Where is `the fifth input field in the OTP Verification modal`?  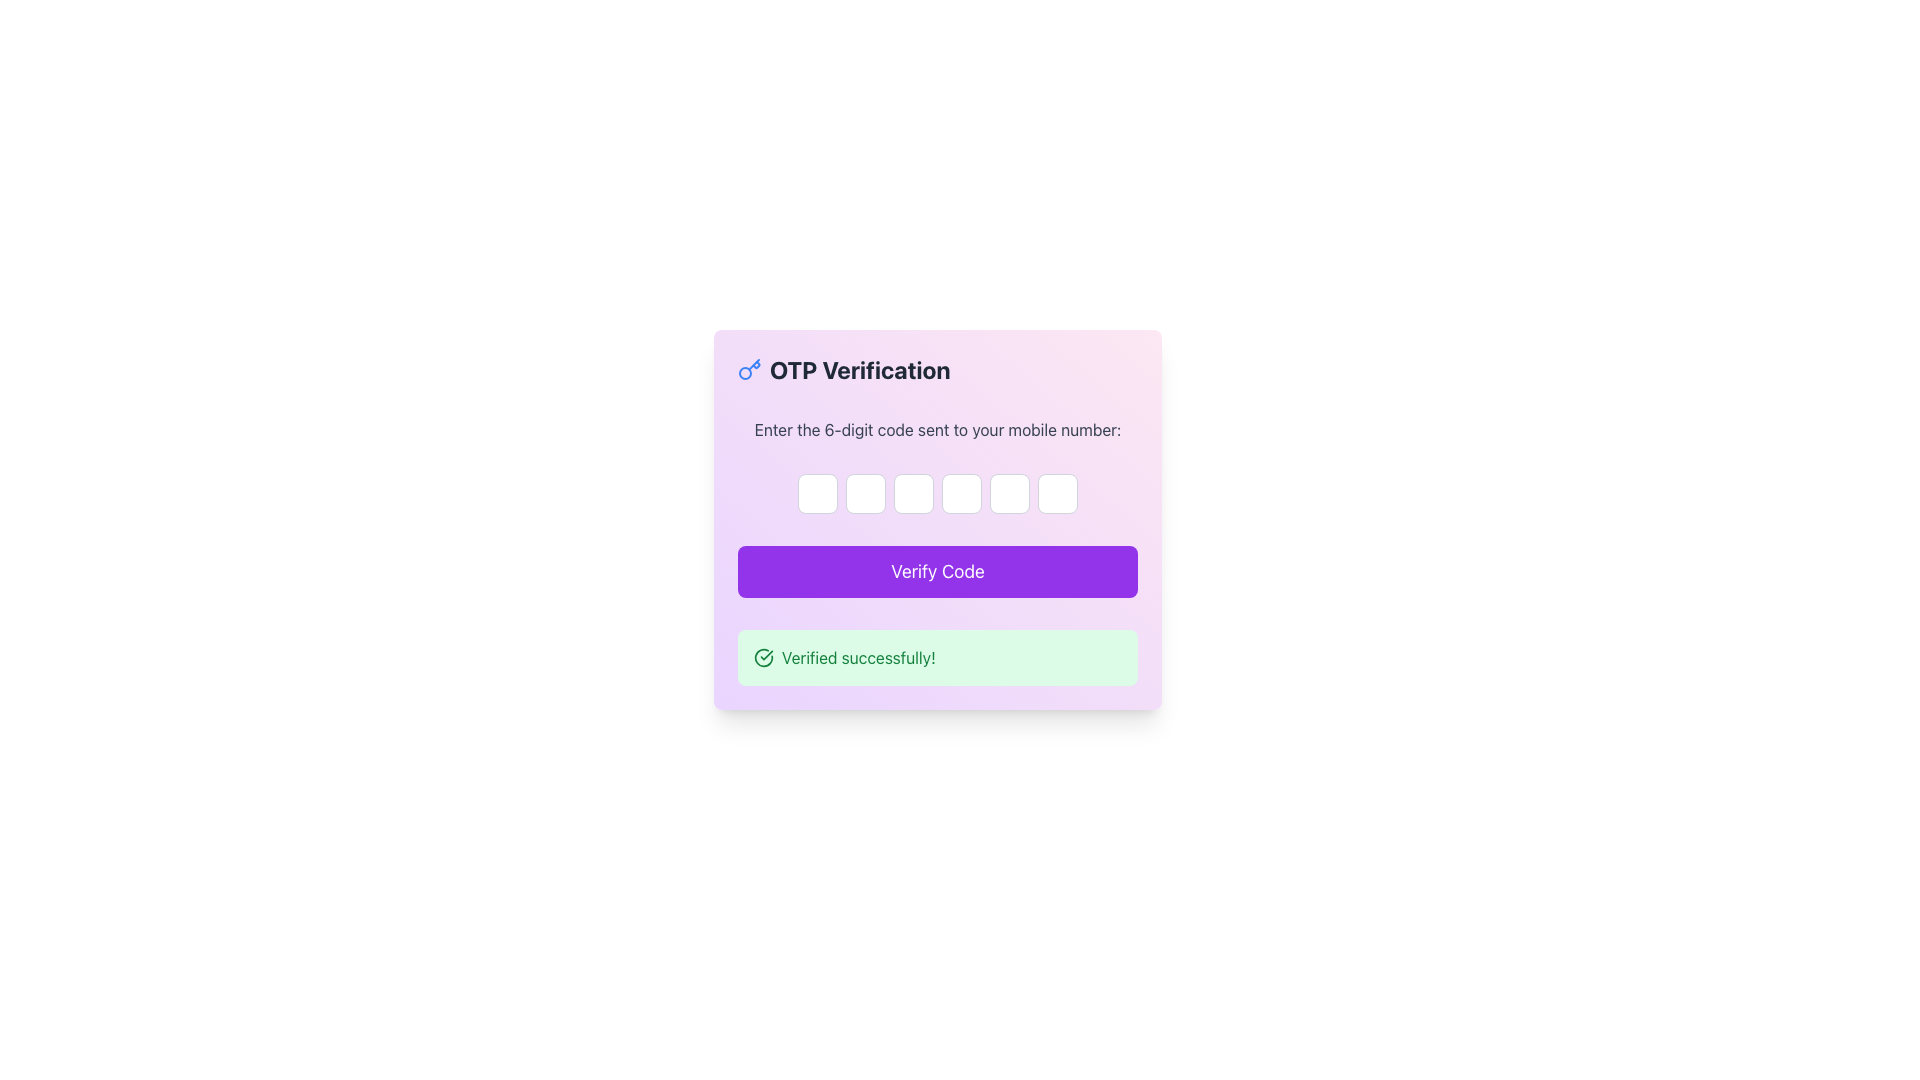
the fifth input field in the OTP Verification modal is located at coordinates (1009, 493).